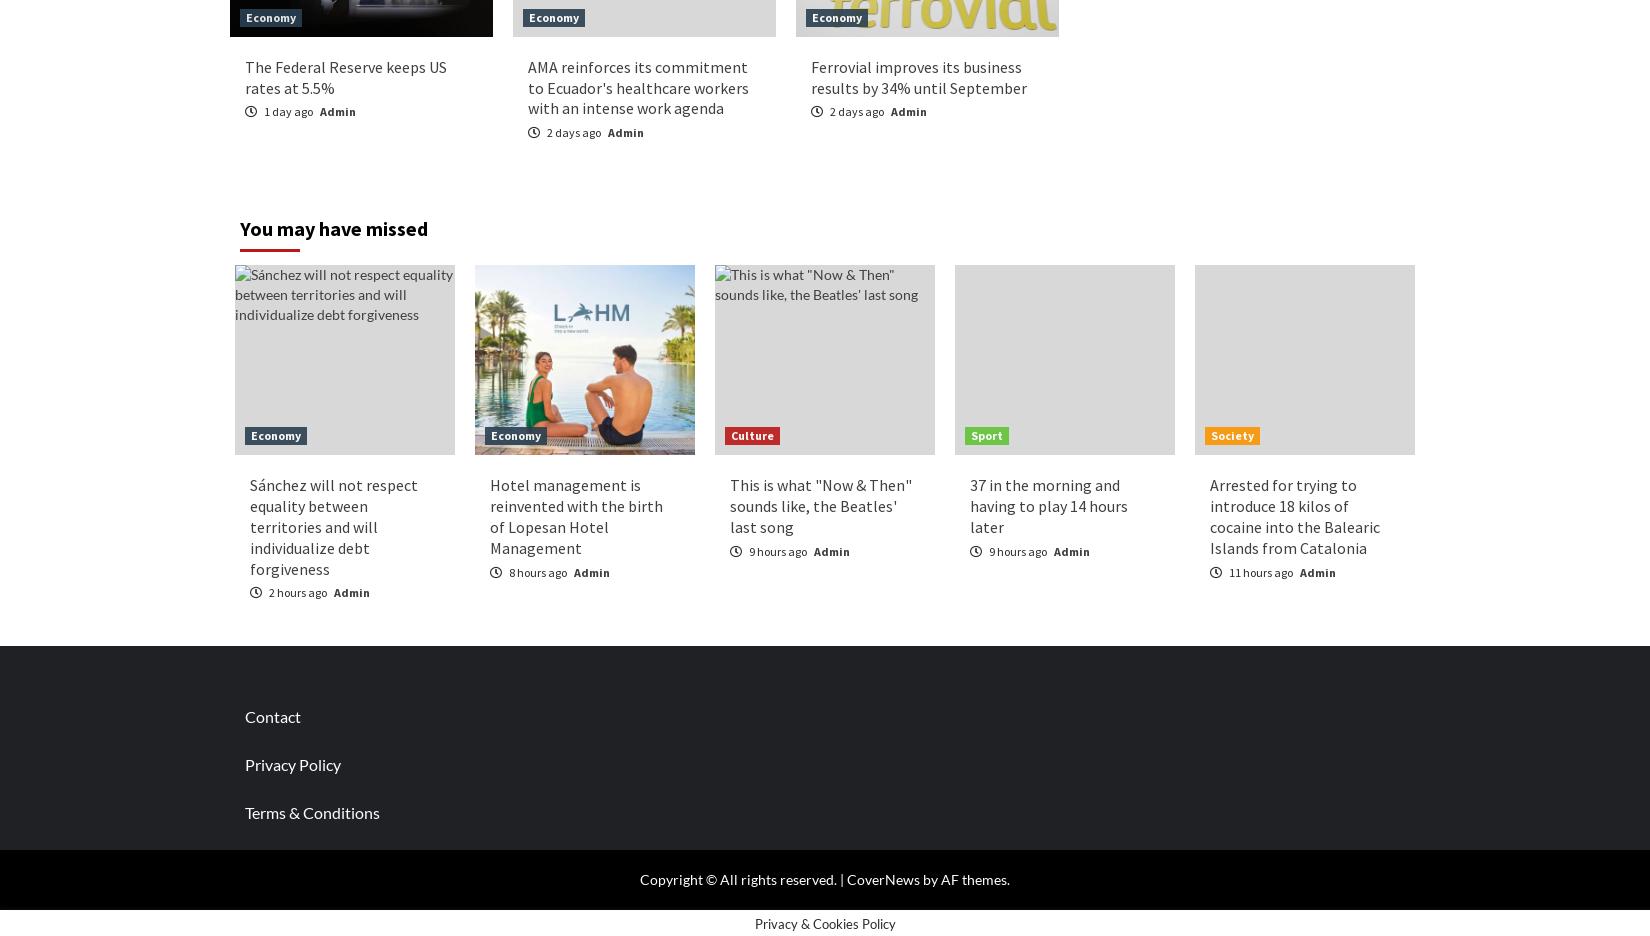 This screenshot has width=1650, height=936. I want to click on 'Arrested for trying to introduce 18 kilos of cocaine into the Balearic Islands from Catalonia', so click(1293, 516).